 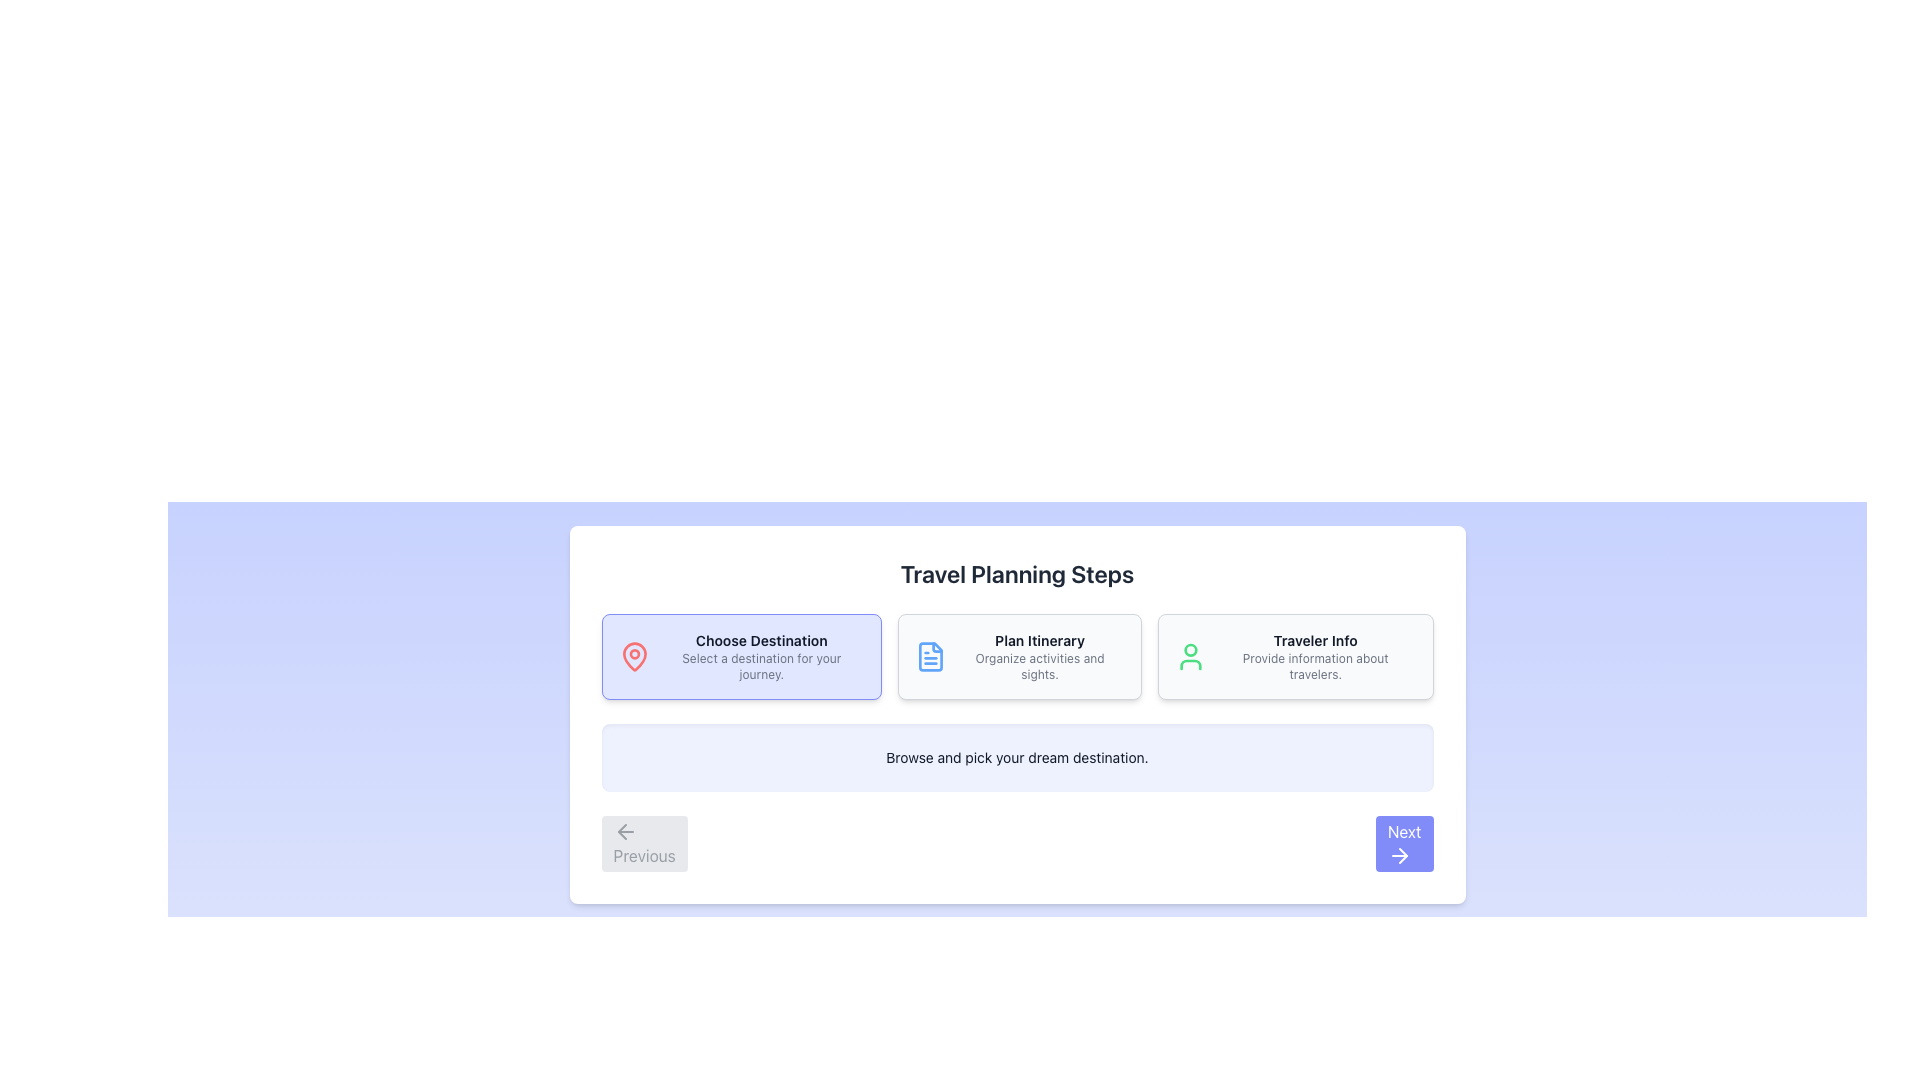 What do you see at coordinates (1190, 656) in the screenshot?
I see `the user profile icon located at the top left of the 'Traveler Info' card, which precedes the textual content` at bounding box center [1190, 656].